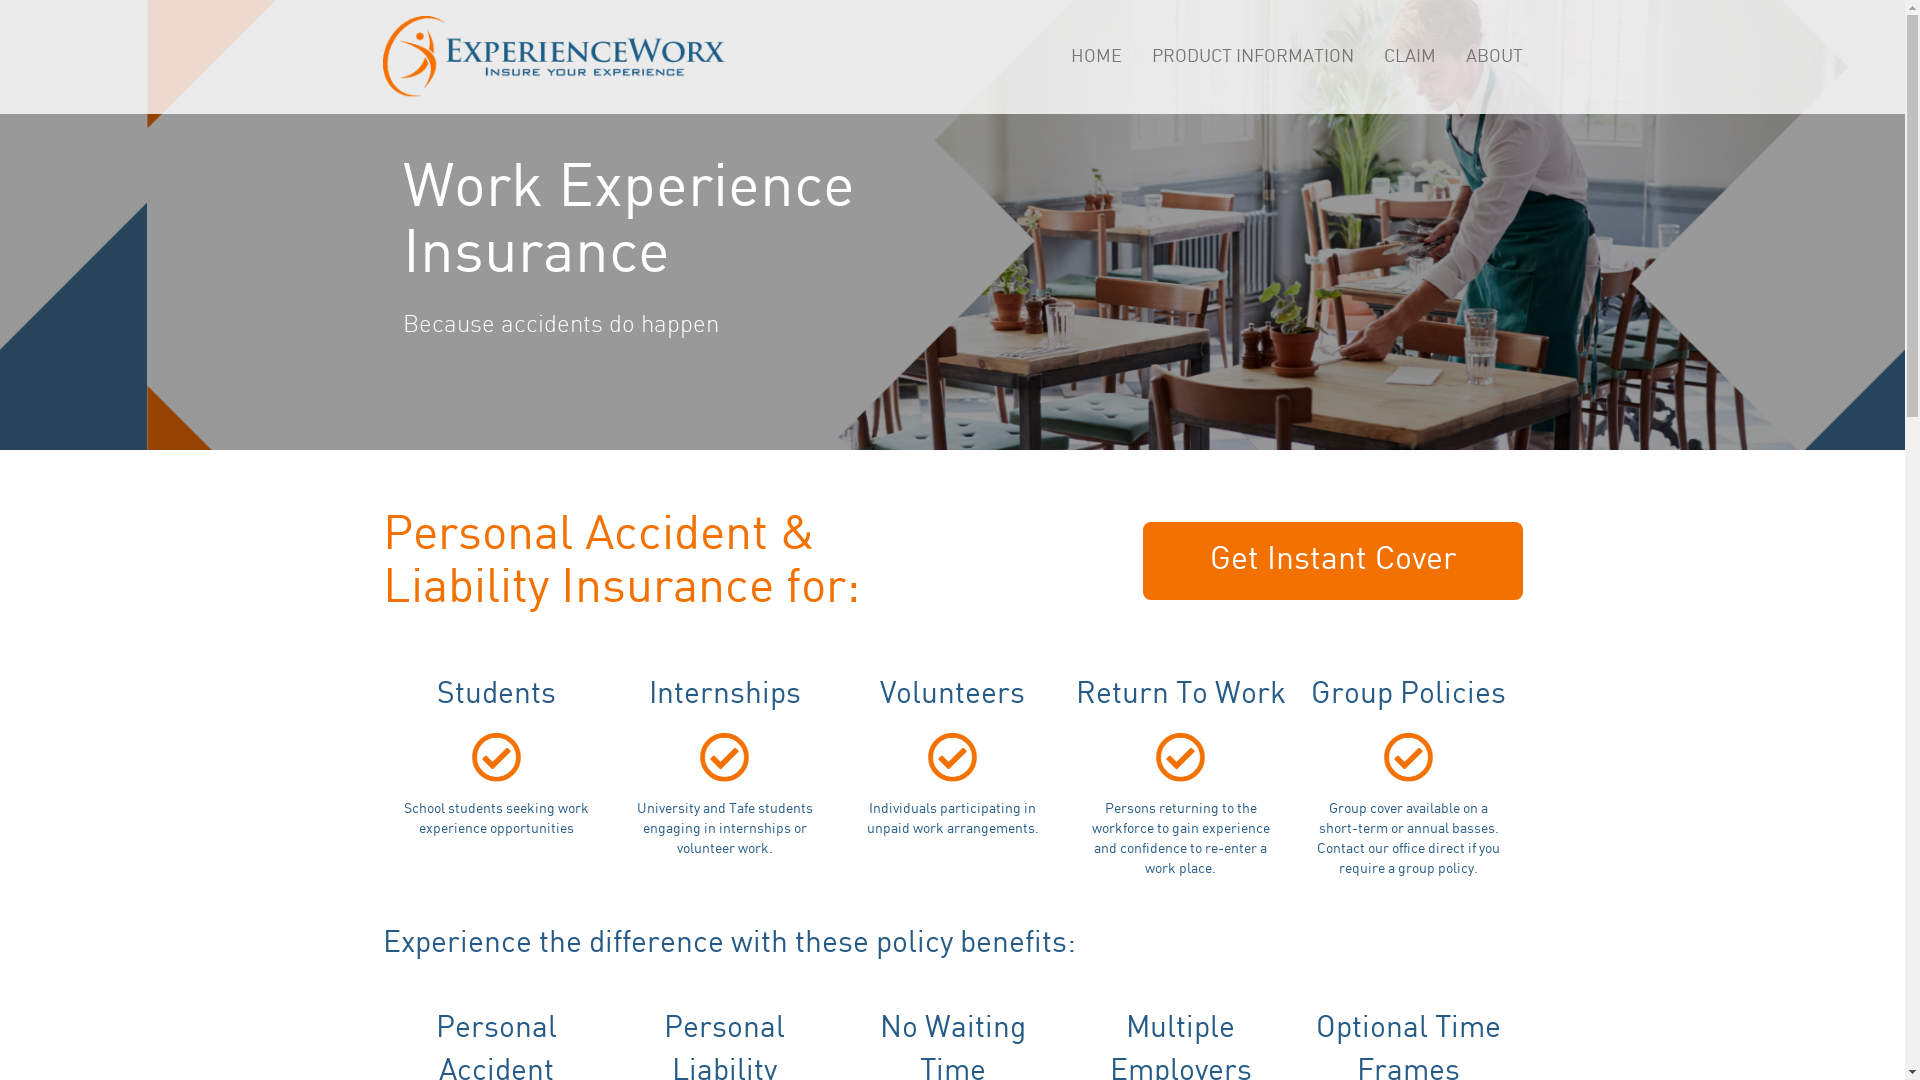 This screenshot has height=1080, width=1920. What do you see at coordinates (1095, 56) in the screenshot?
I see `'HOME'` at bounding box center [1095, 56].